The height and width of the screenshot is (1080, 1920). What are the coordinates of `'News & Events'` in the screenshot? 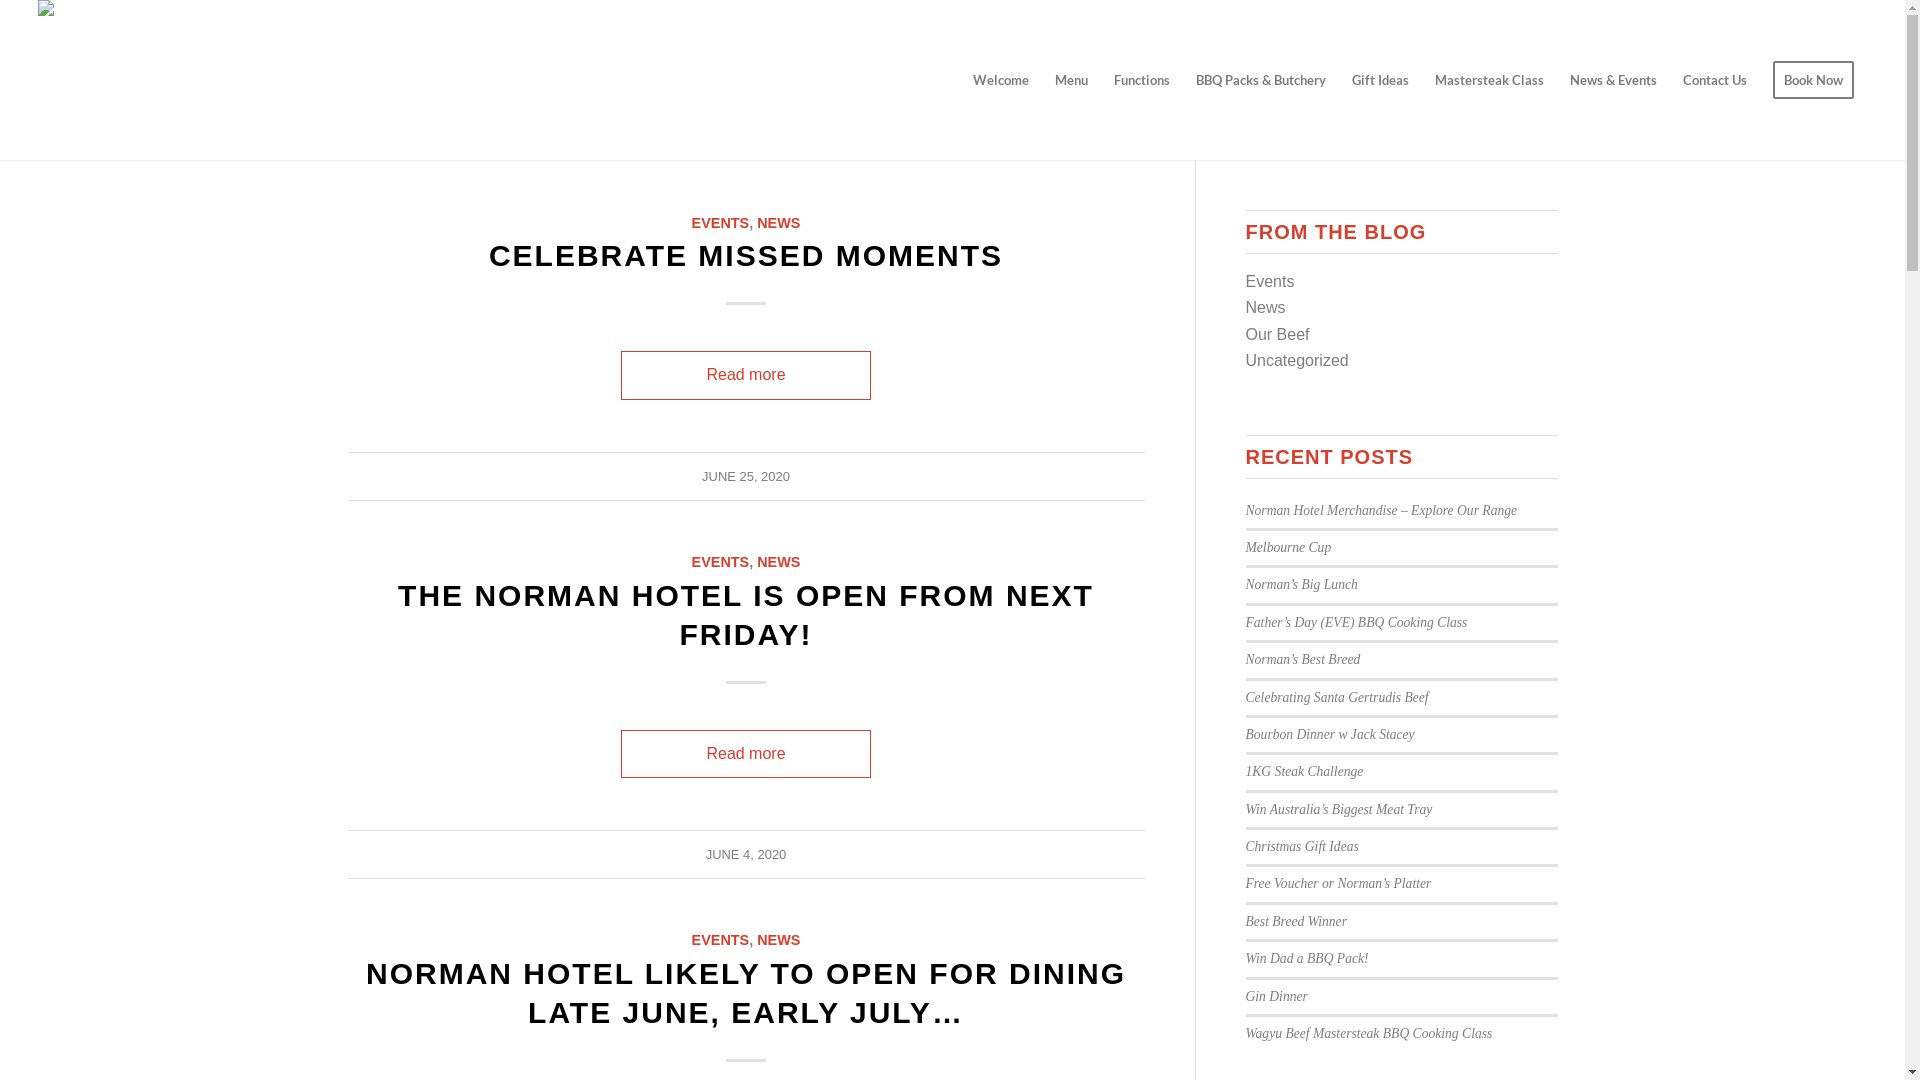 It's located at (1613, 79).